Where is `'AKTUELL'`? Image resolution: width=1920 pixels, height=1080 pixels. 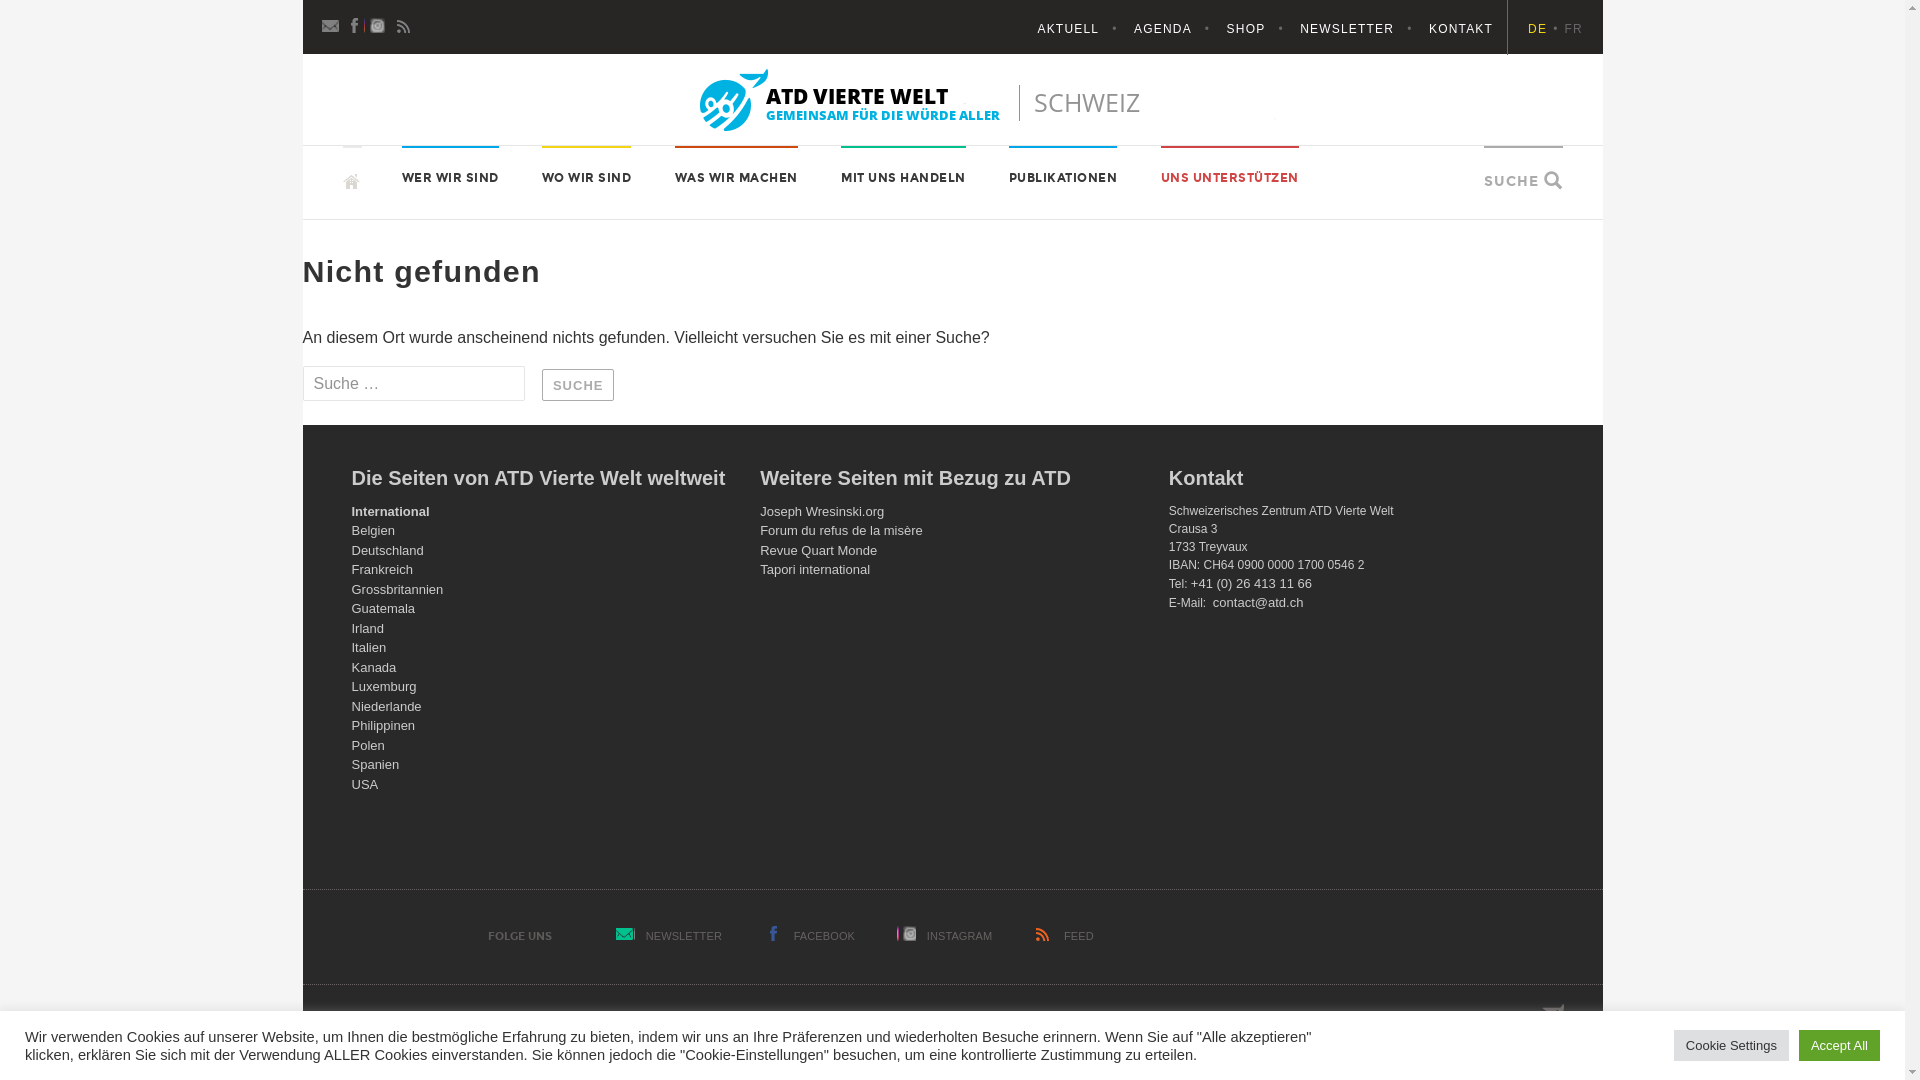 'AKTUELL' is located at coordinates (1082, 29).